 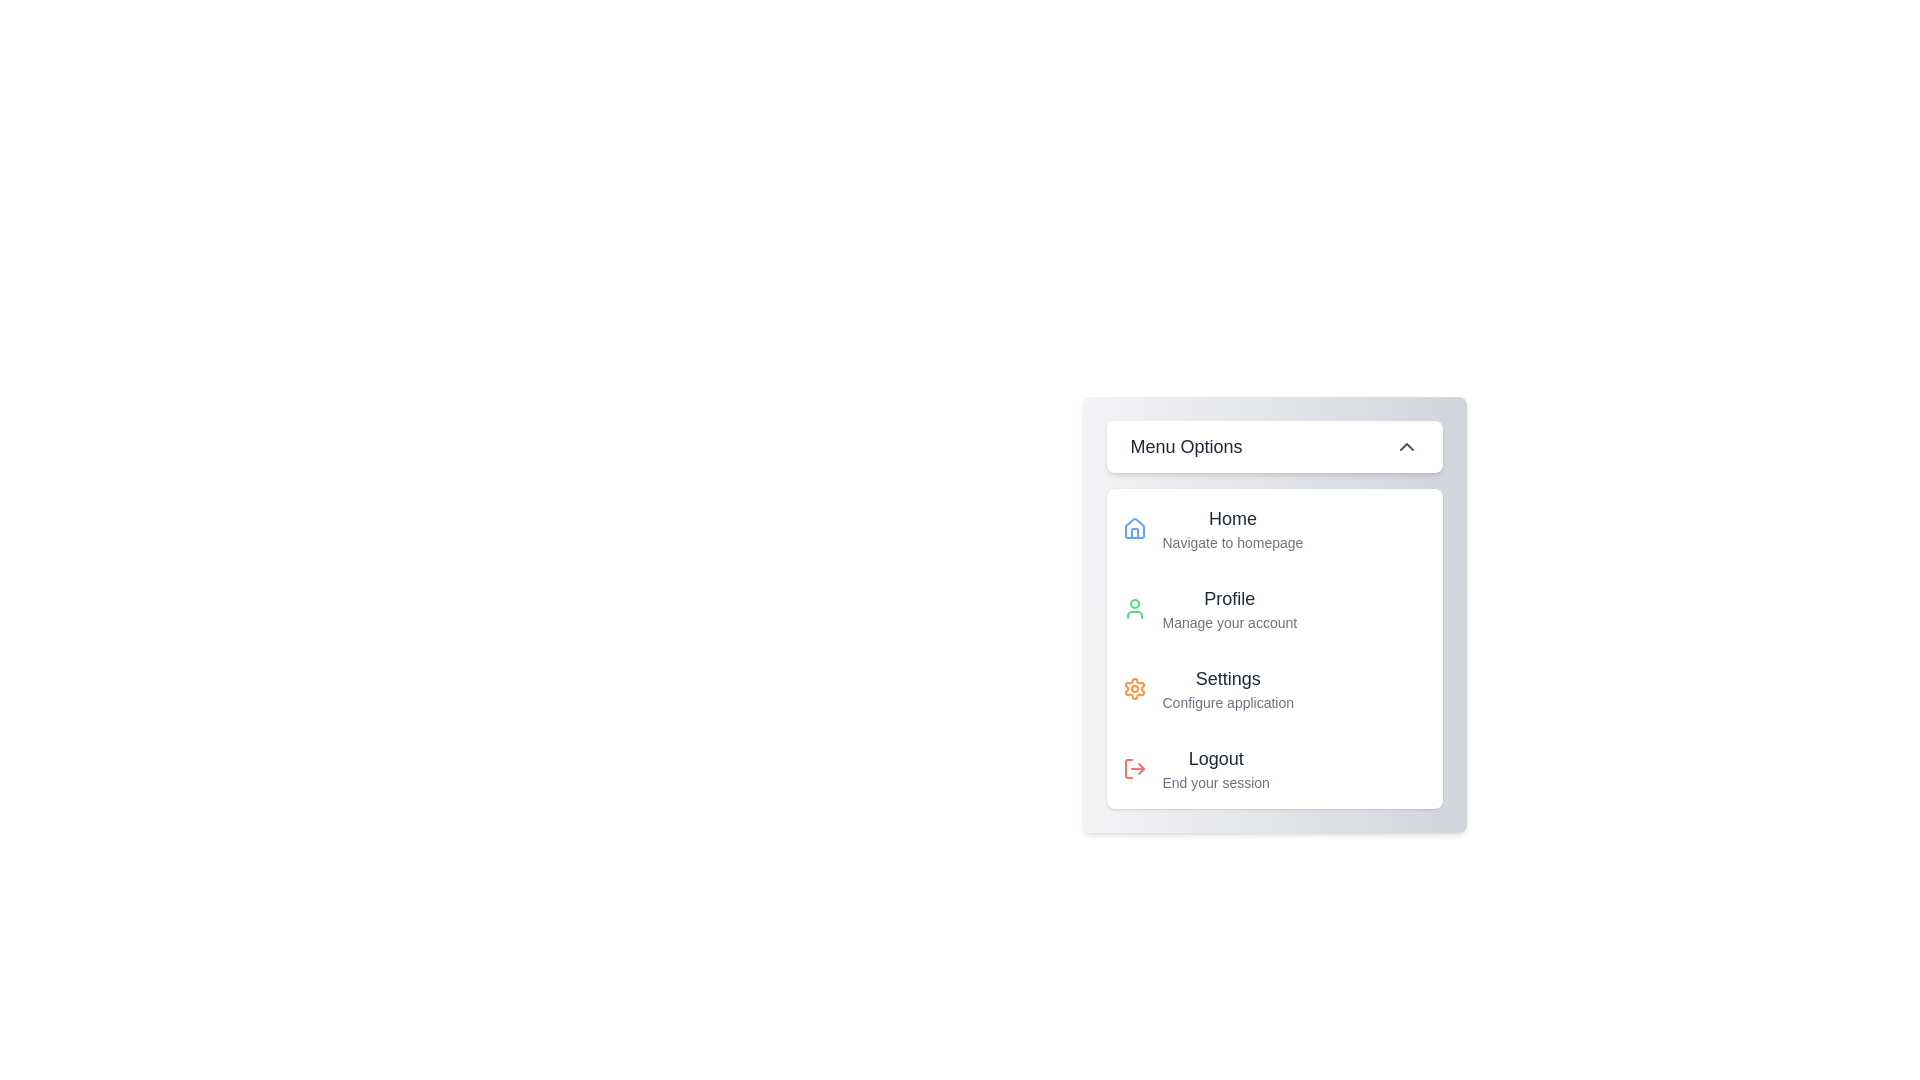 I want to click on the central navigation menu, so click(x=1273, y=613).